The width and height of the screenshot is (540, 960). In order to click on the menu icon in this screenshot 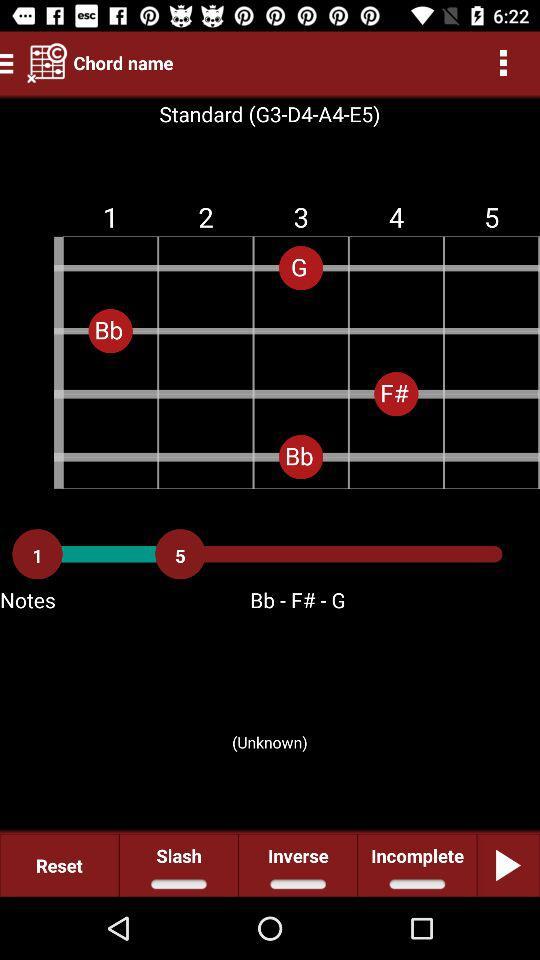, I will do `click(9, 62)`.